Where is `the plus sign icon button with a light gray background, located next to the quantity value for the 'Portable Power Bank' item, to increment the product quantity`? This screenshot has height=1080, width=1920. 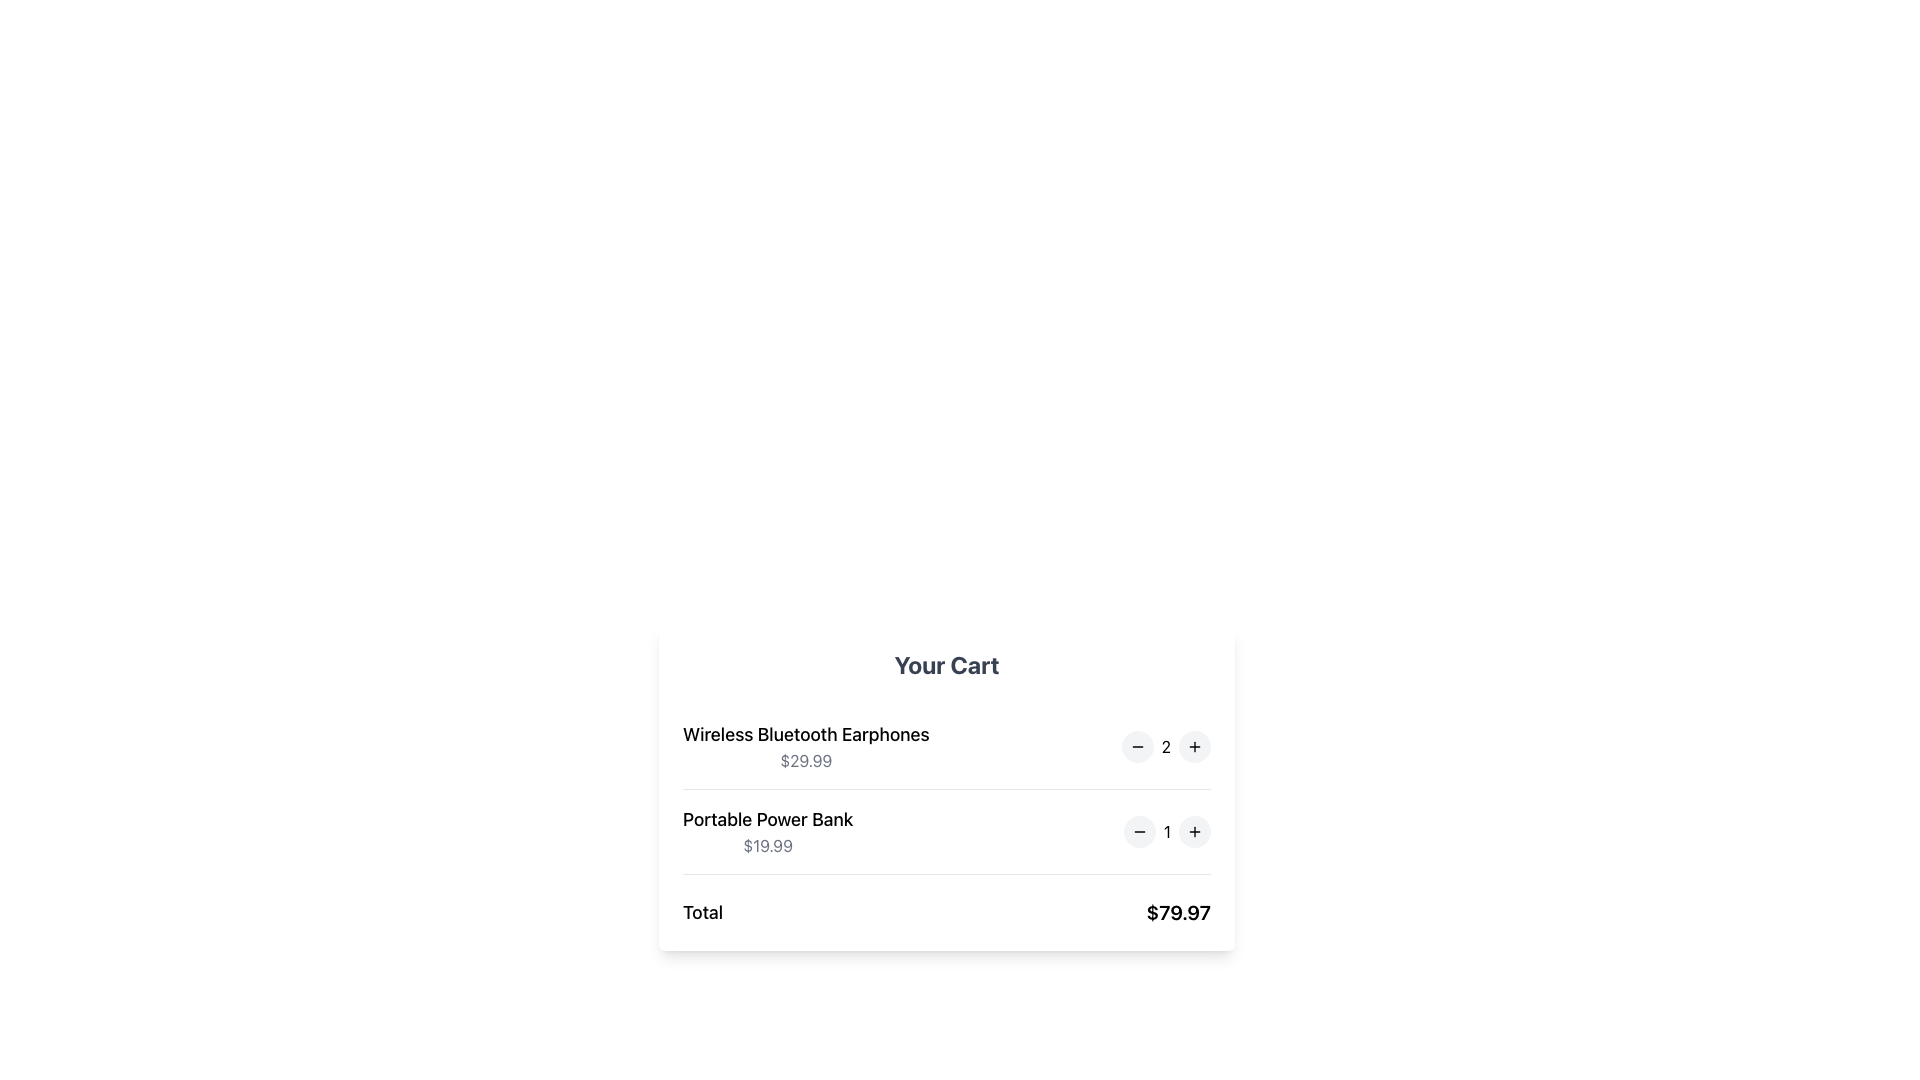
the plus sign icon button with a light gray background, located next to the quantity value for the 'Portable Power Bank' item, to increment the product quantity is located at coordinates (1195, 832).